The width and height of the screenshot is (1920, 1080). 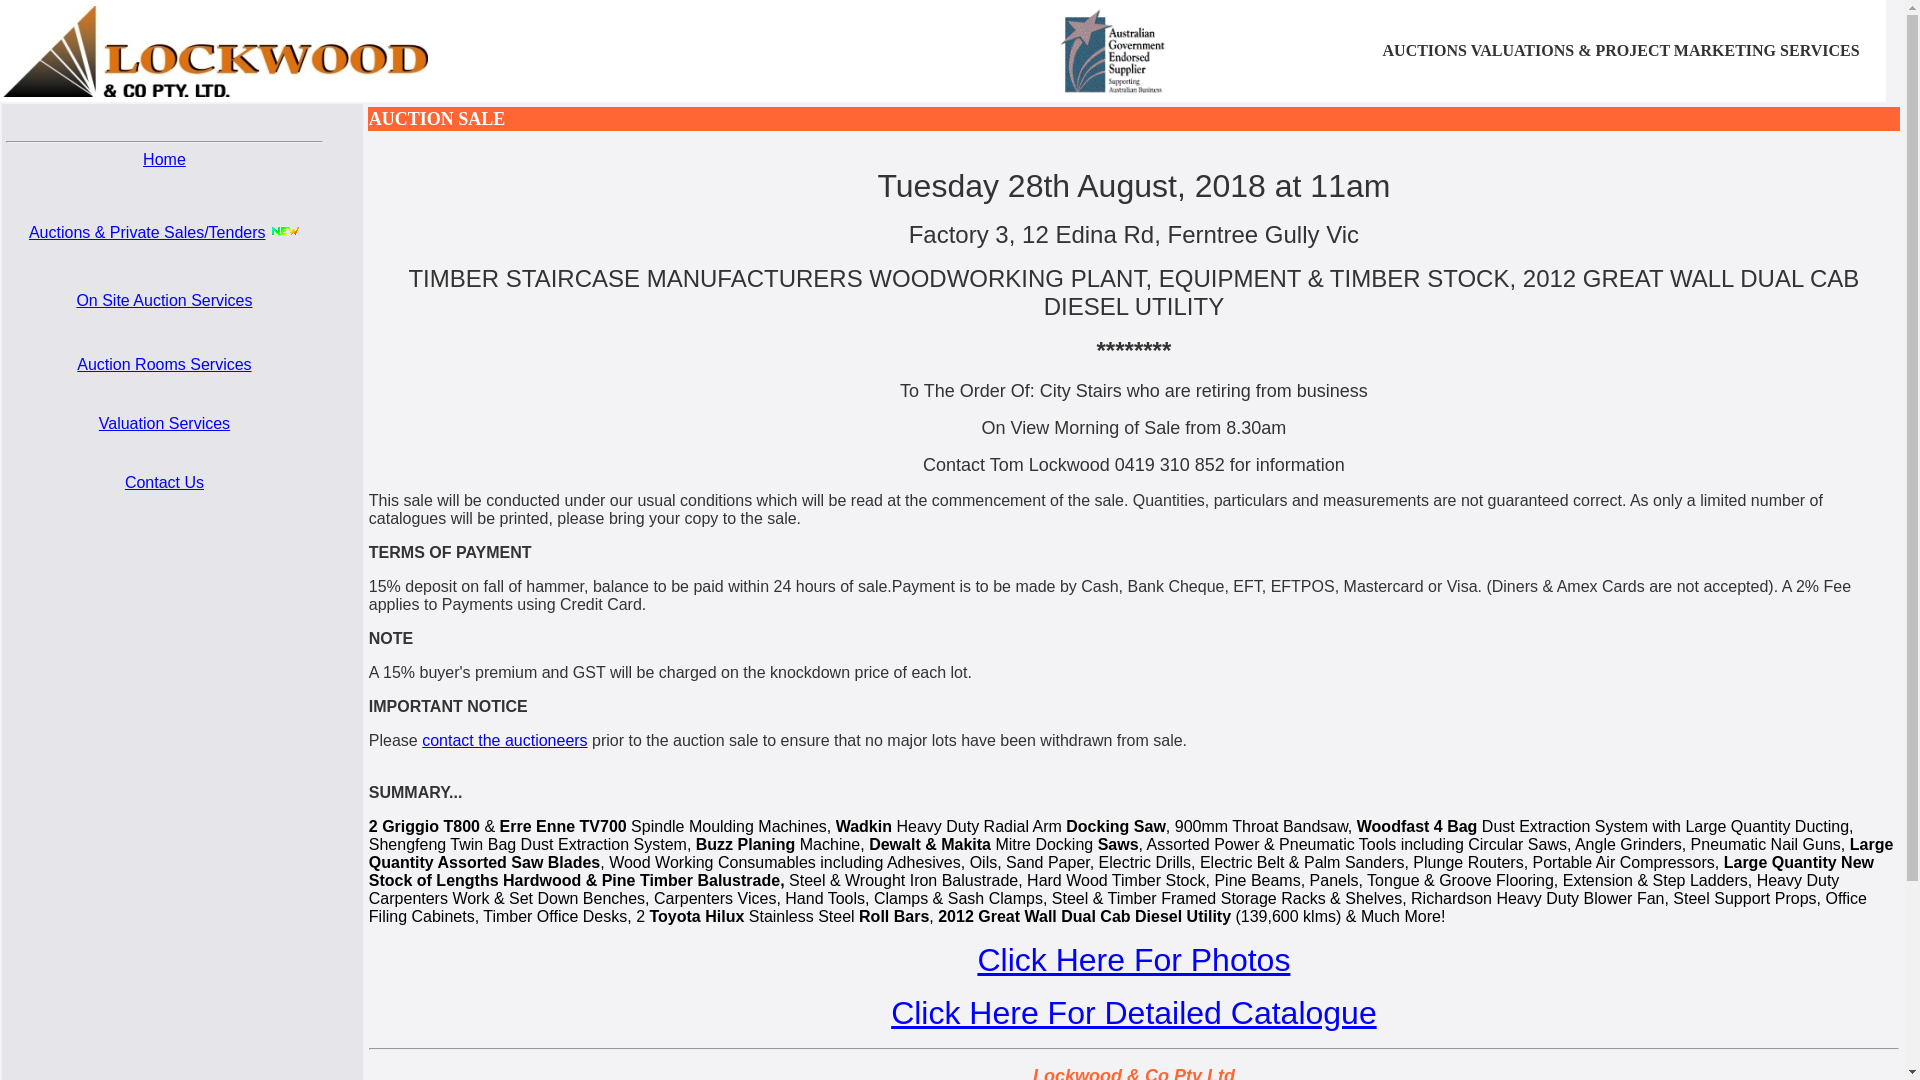 I want to click on 'On Site Auction Services', so click(x=76, y=300).